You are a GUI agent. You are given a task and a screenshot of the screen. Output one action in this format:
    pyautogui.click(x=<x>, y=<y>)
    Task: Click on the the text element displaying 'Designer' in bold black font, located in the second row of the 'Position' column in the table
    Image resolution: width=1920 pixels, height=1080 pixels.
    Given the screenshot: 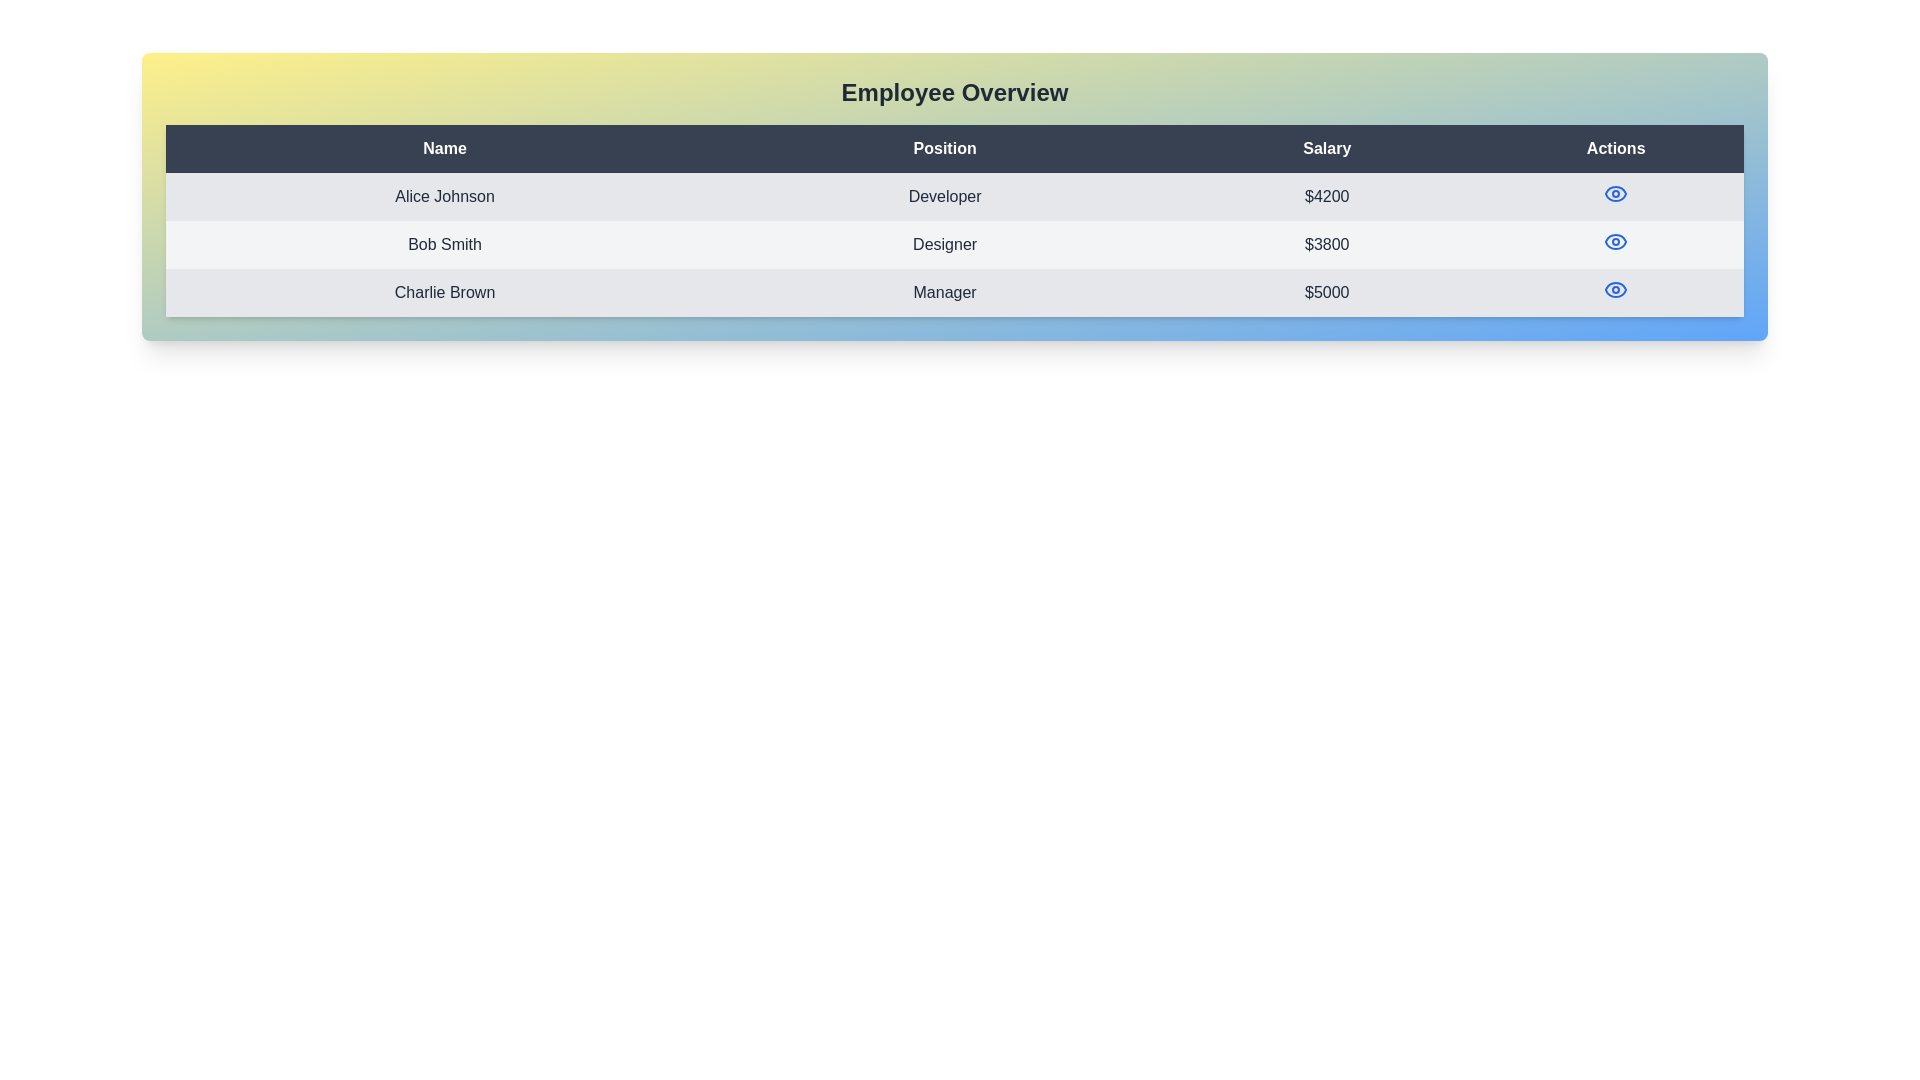 What is the action you would take?
    pyautogui.click(x=944, y=244)
    